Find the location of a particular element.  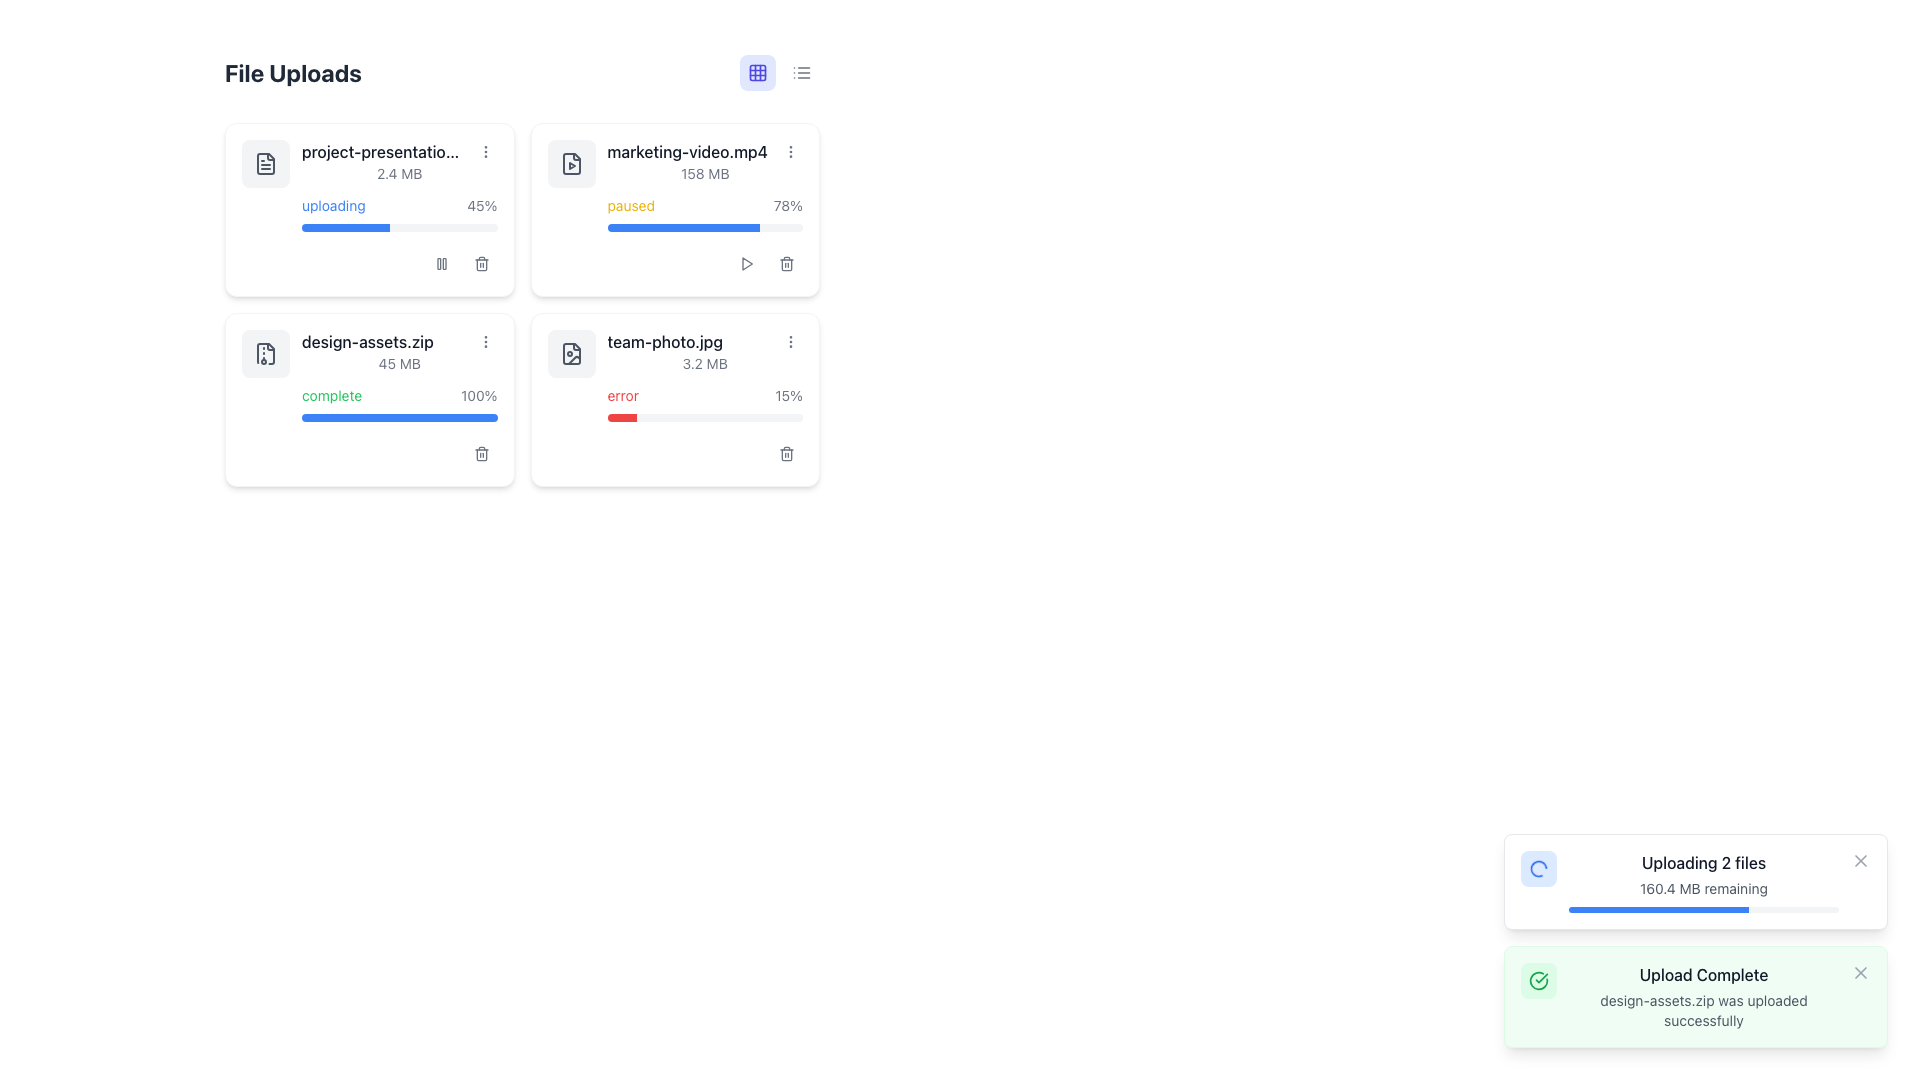

the progress bar representing the paused upload within the 'marketing-video.mp4' panel, located in the top-right section of the grid layout is located at coordinates (705, 226).